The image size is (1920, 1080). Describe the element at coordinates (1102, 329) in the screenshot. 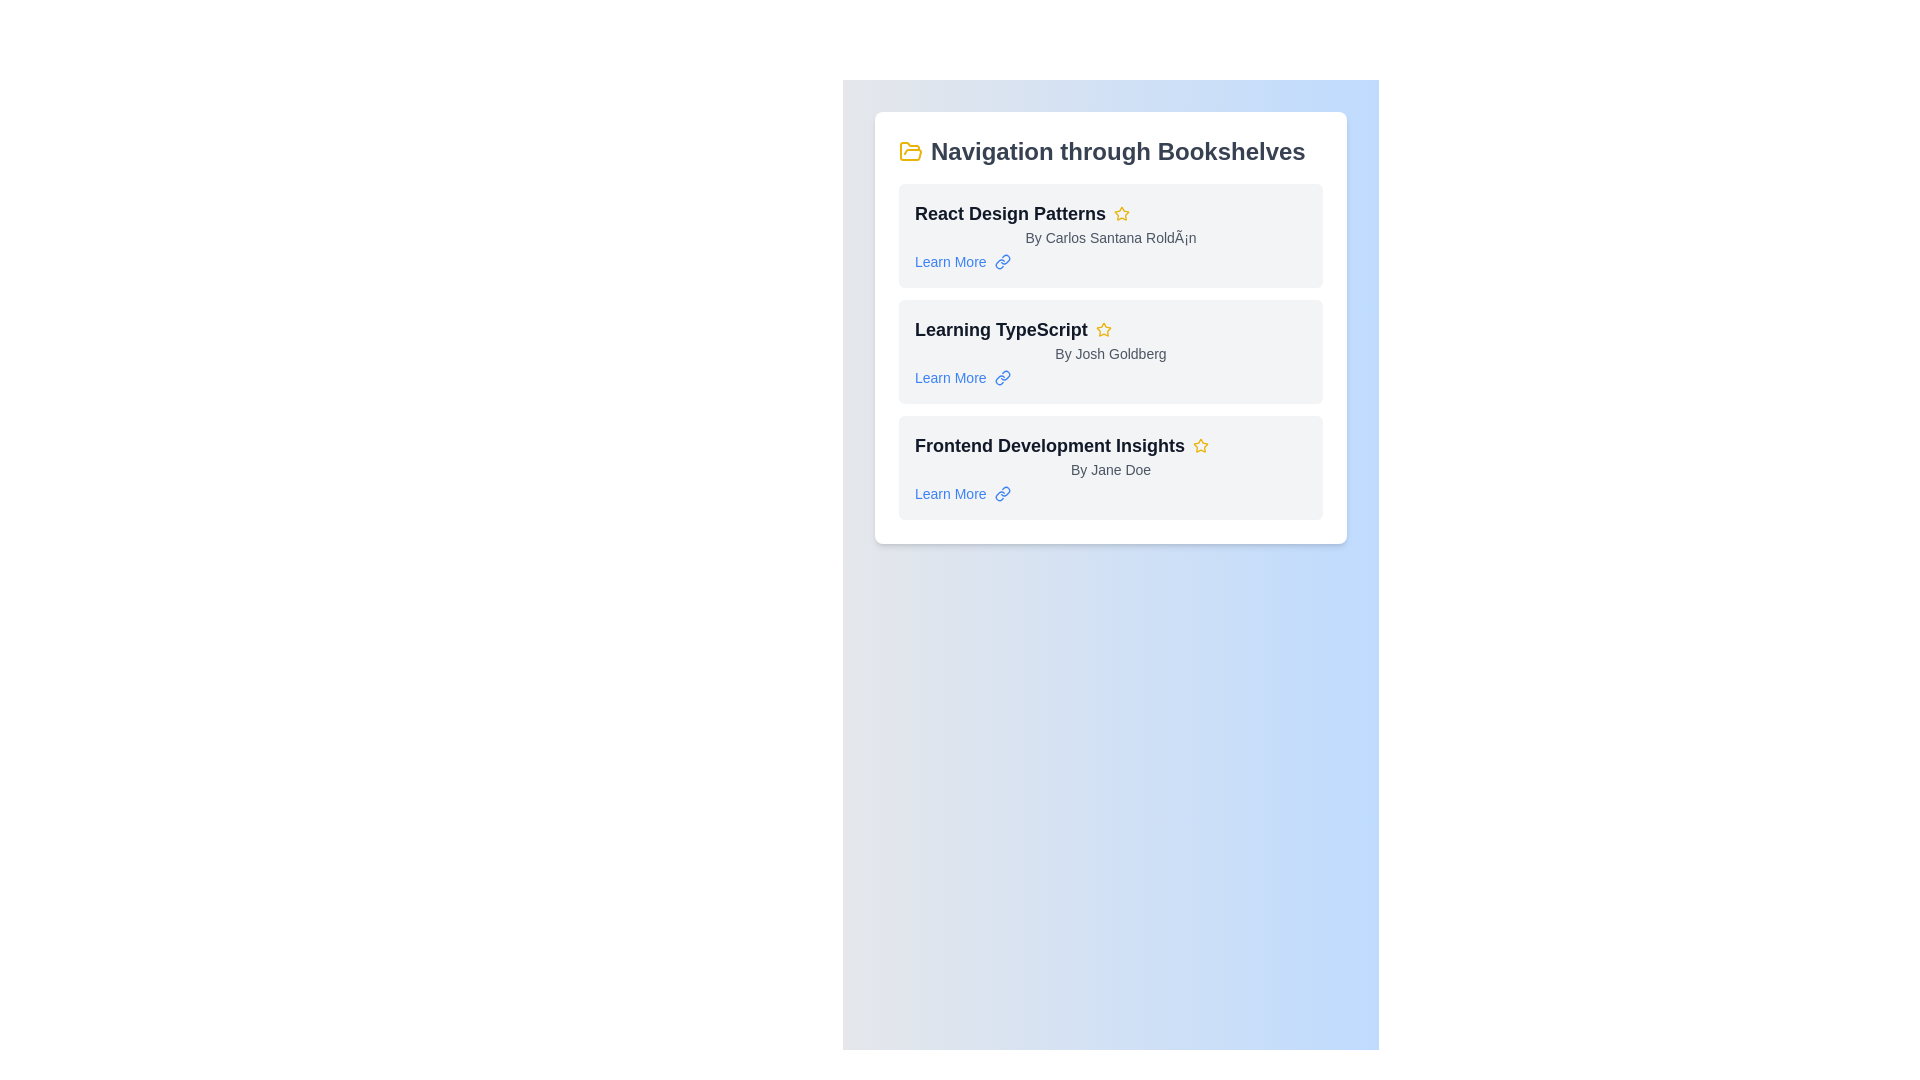

I see `the yellow star icon adjacent to the text 'Learning TypeScript'` at that location.